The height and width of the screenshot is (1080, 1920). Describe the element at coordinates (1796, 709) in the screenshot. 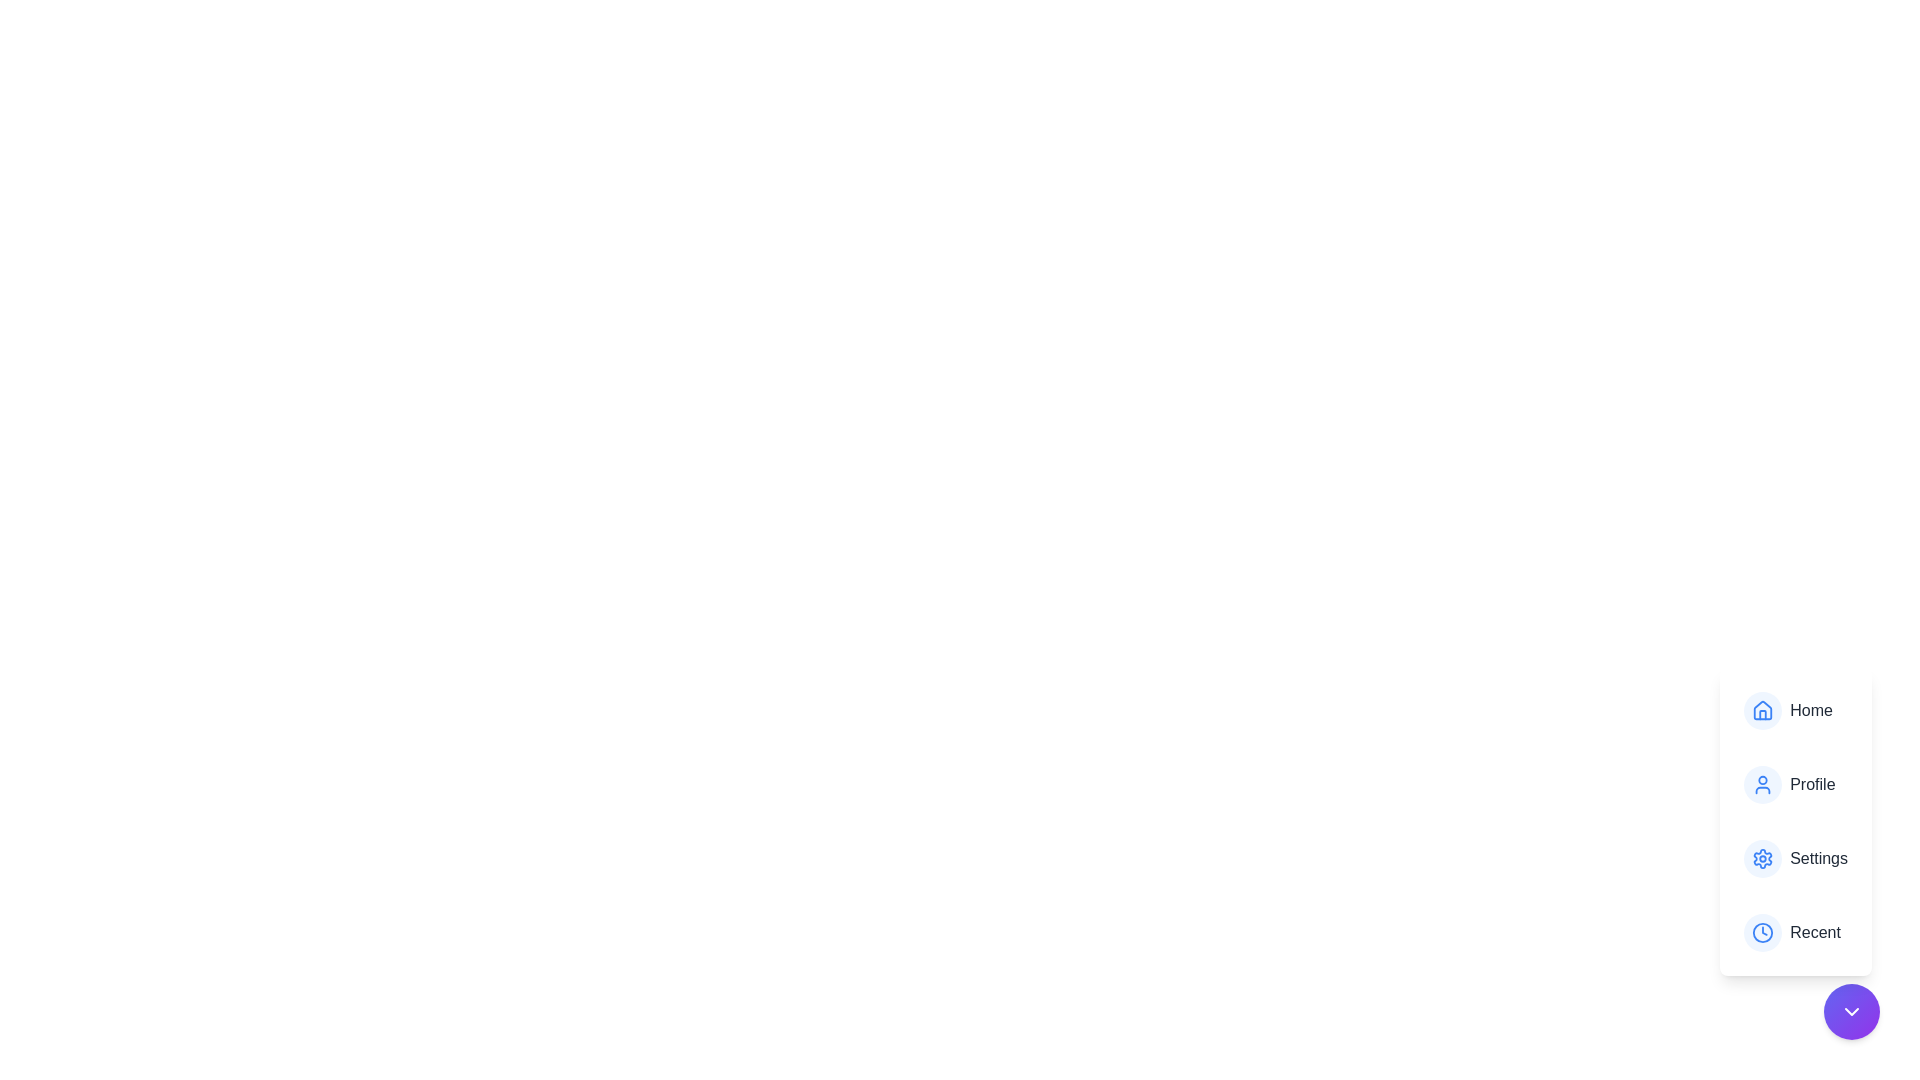

I see `the menu item Home to trigger its action` at that location.